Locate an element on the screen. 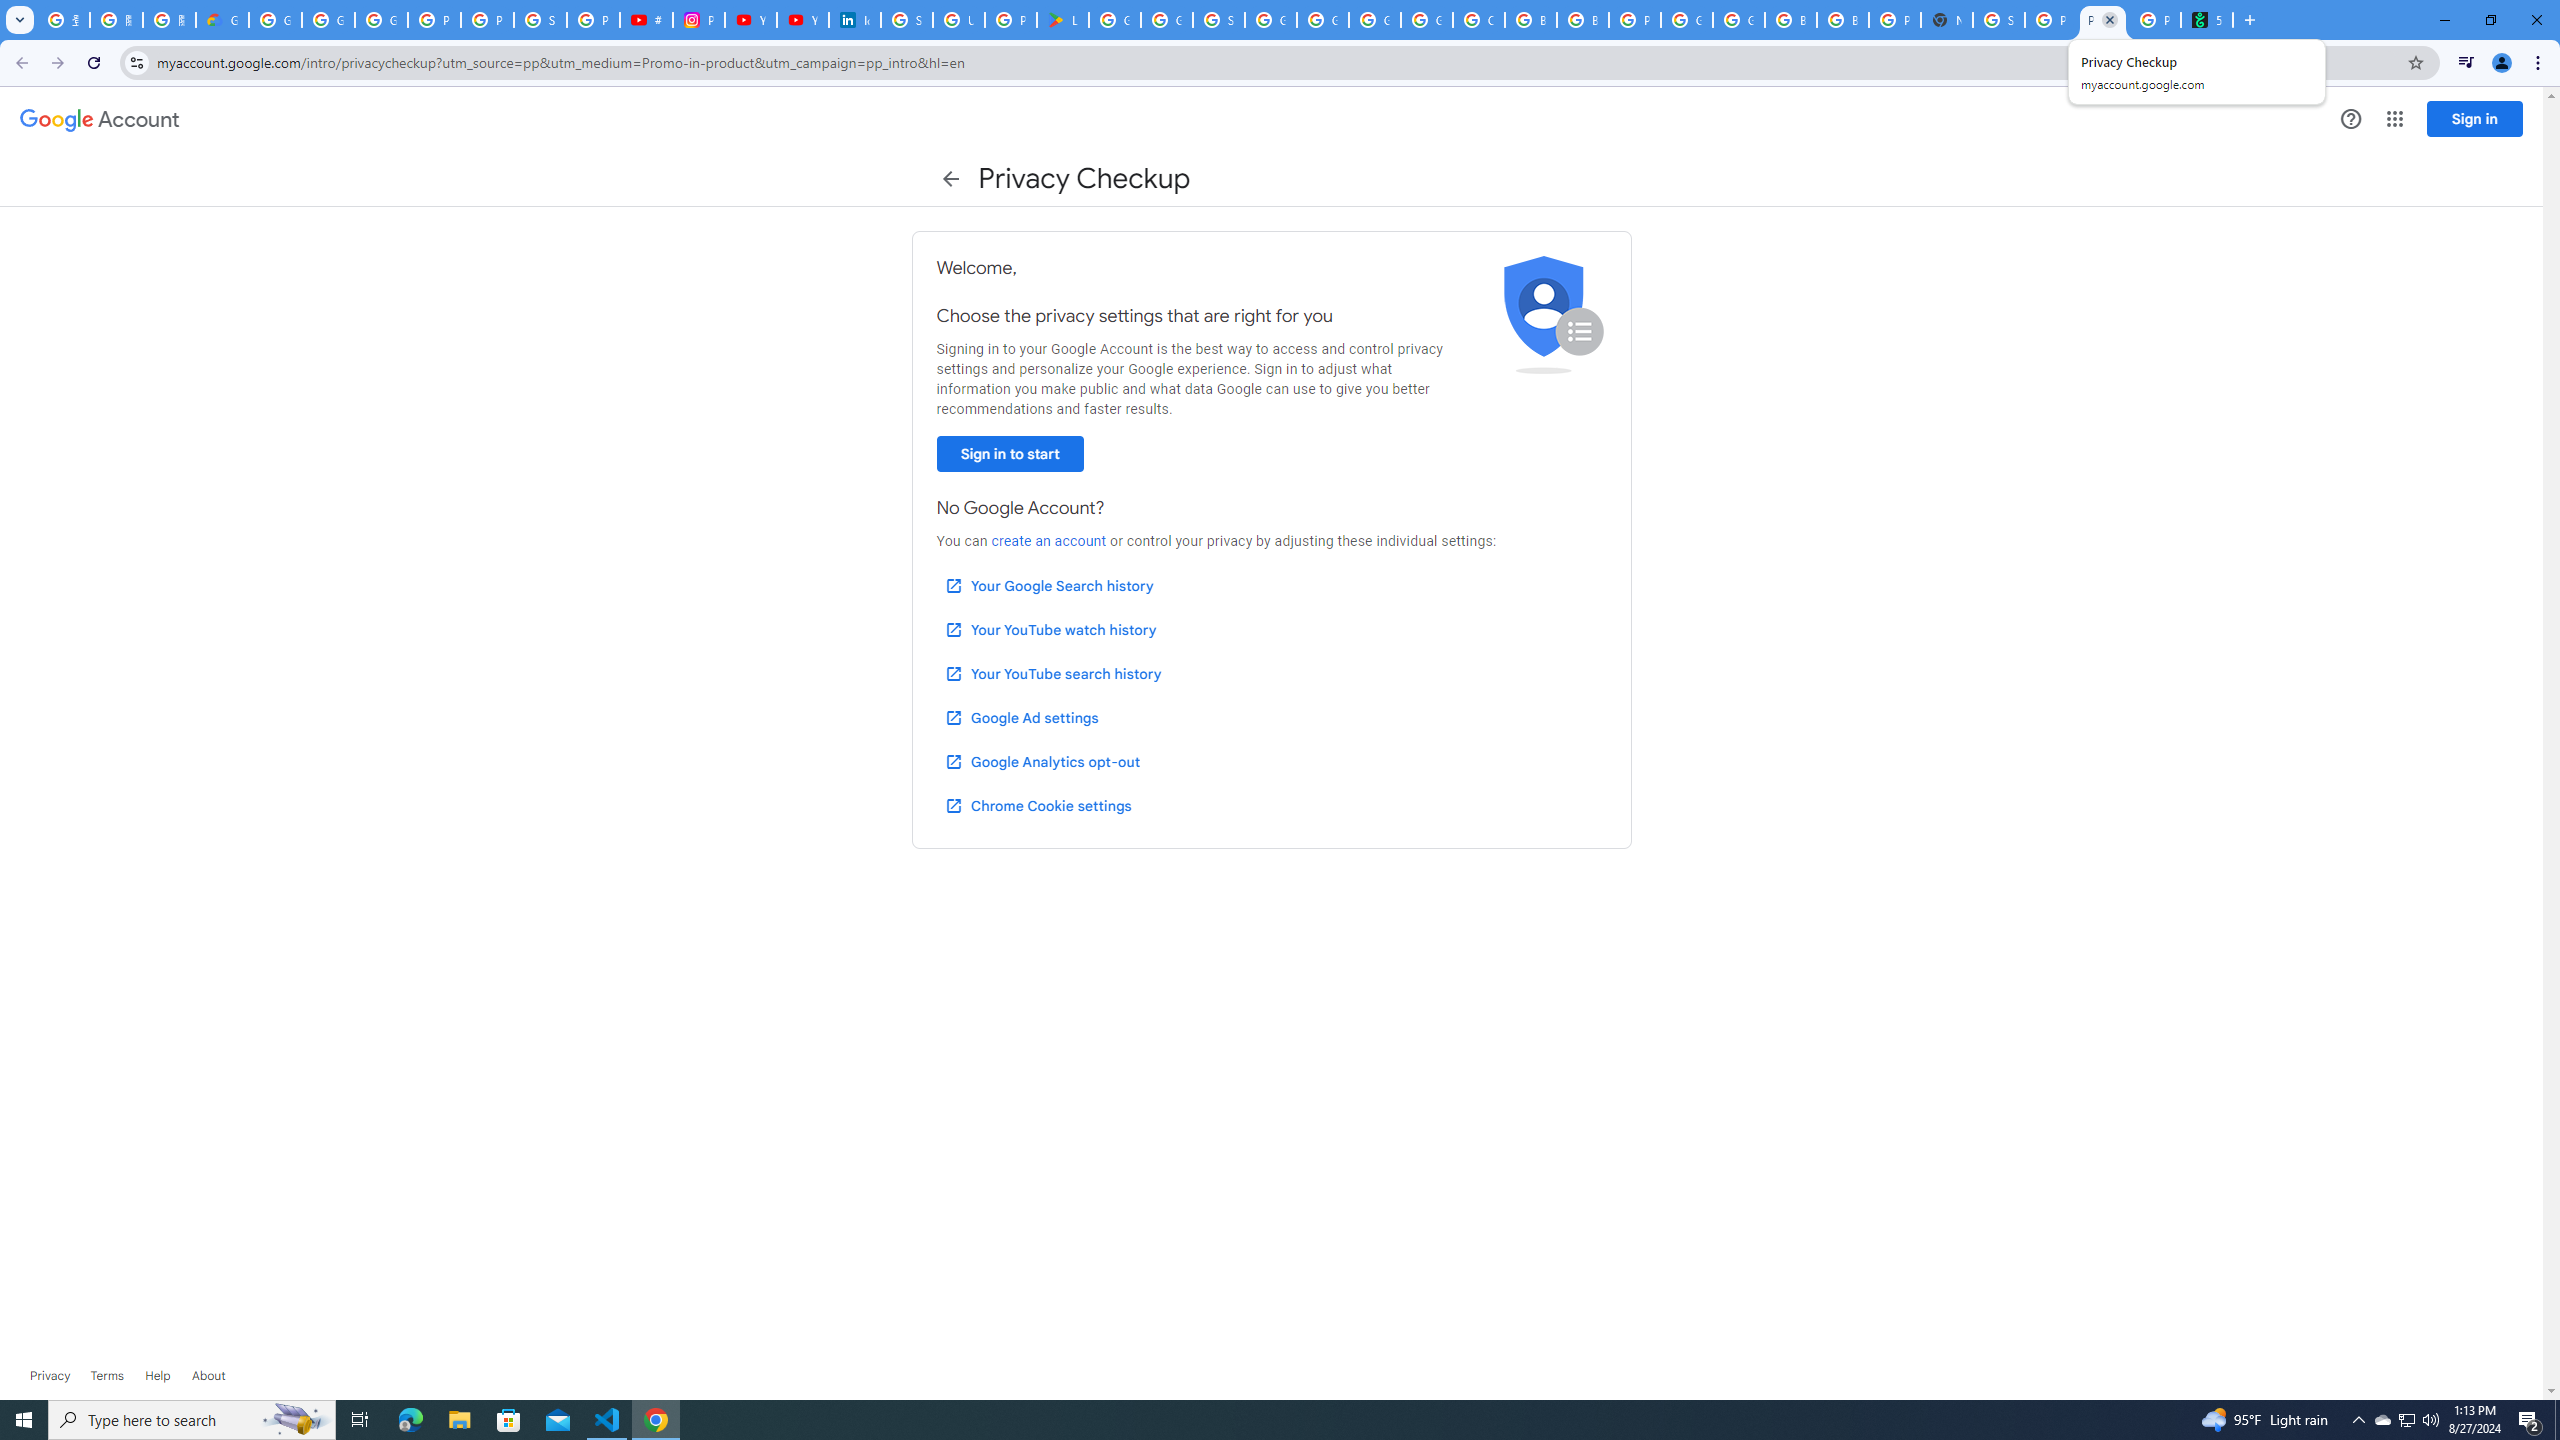 The image size is (2560, 1440). 'Help' is located at coordinates (156, 1374).